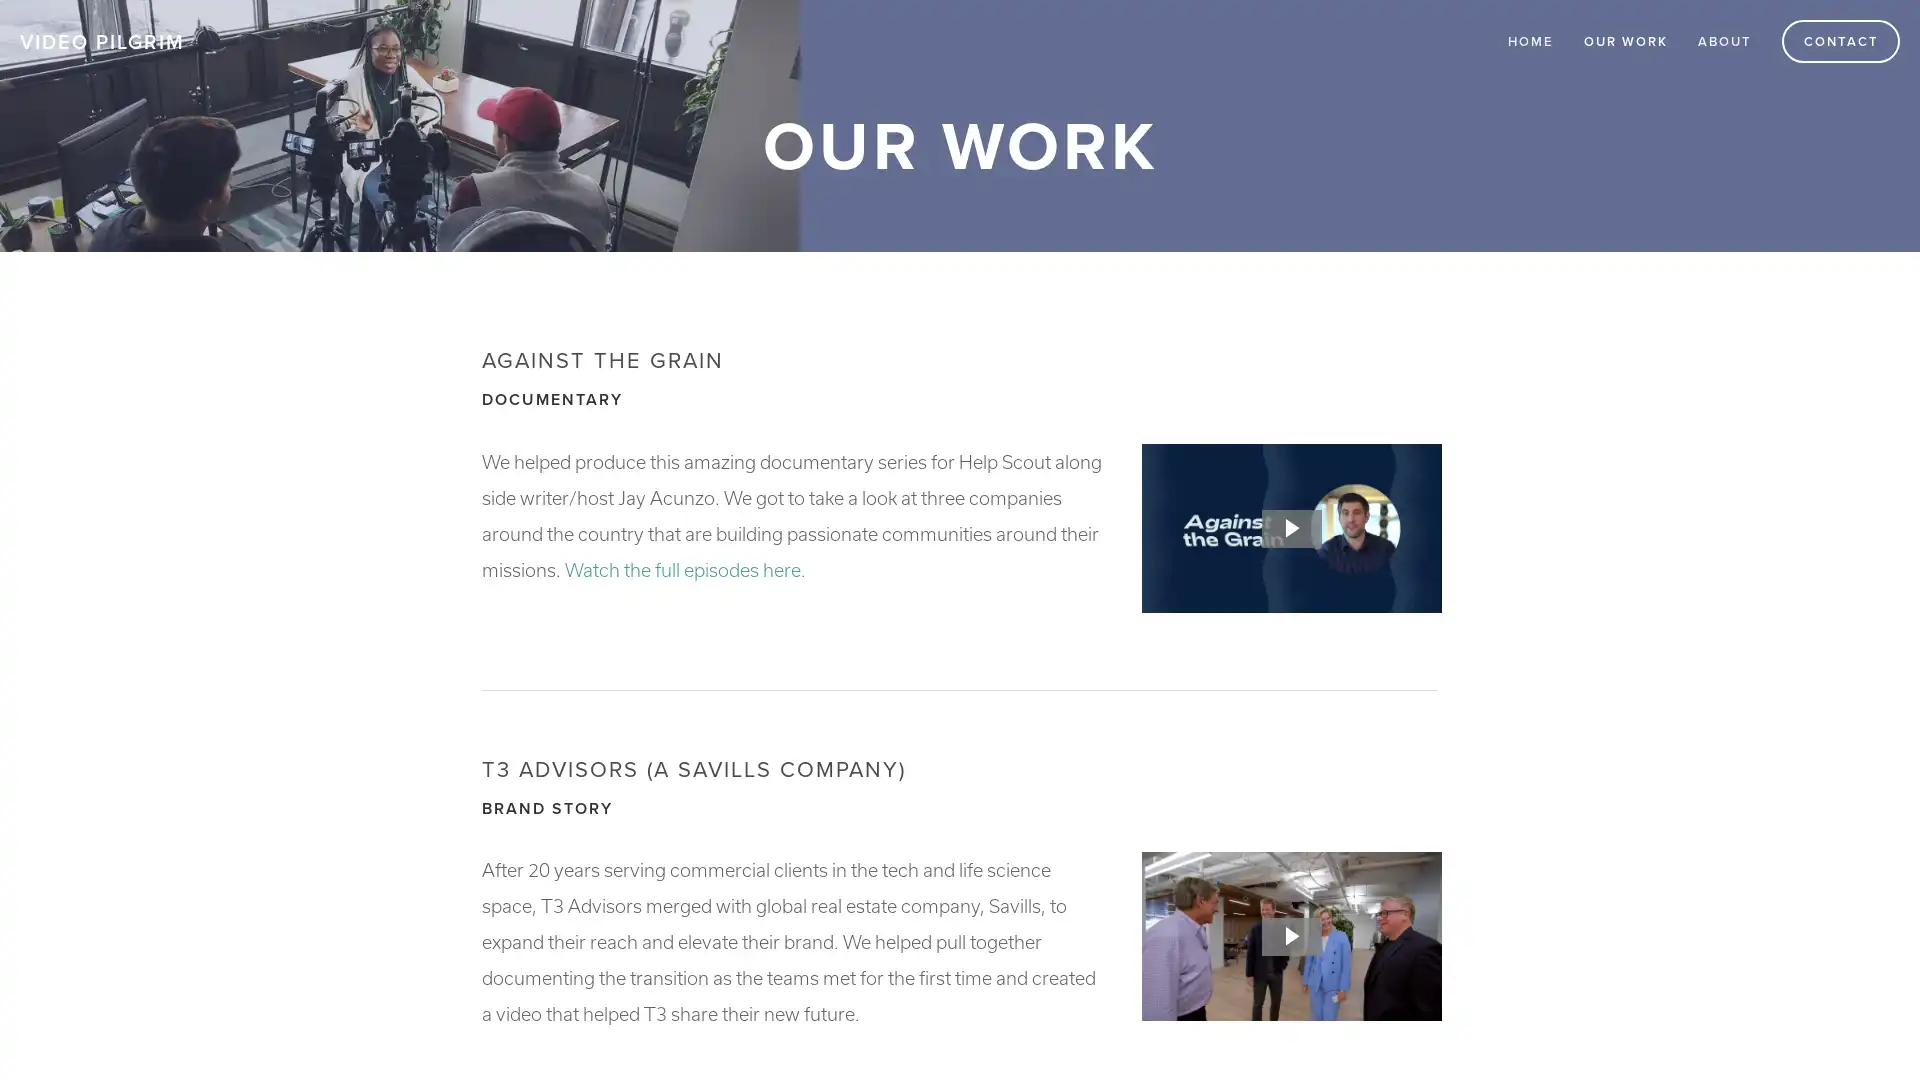 The height and width of the screenshot is (1080, 1920). What do you see at coordinates (1291, 937) in the screenshot?
I see `Play` at bounding box center [1291, 937].